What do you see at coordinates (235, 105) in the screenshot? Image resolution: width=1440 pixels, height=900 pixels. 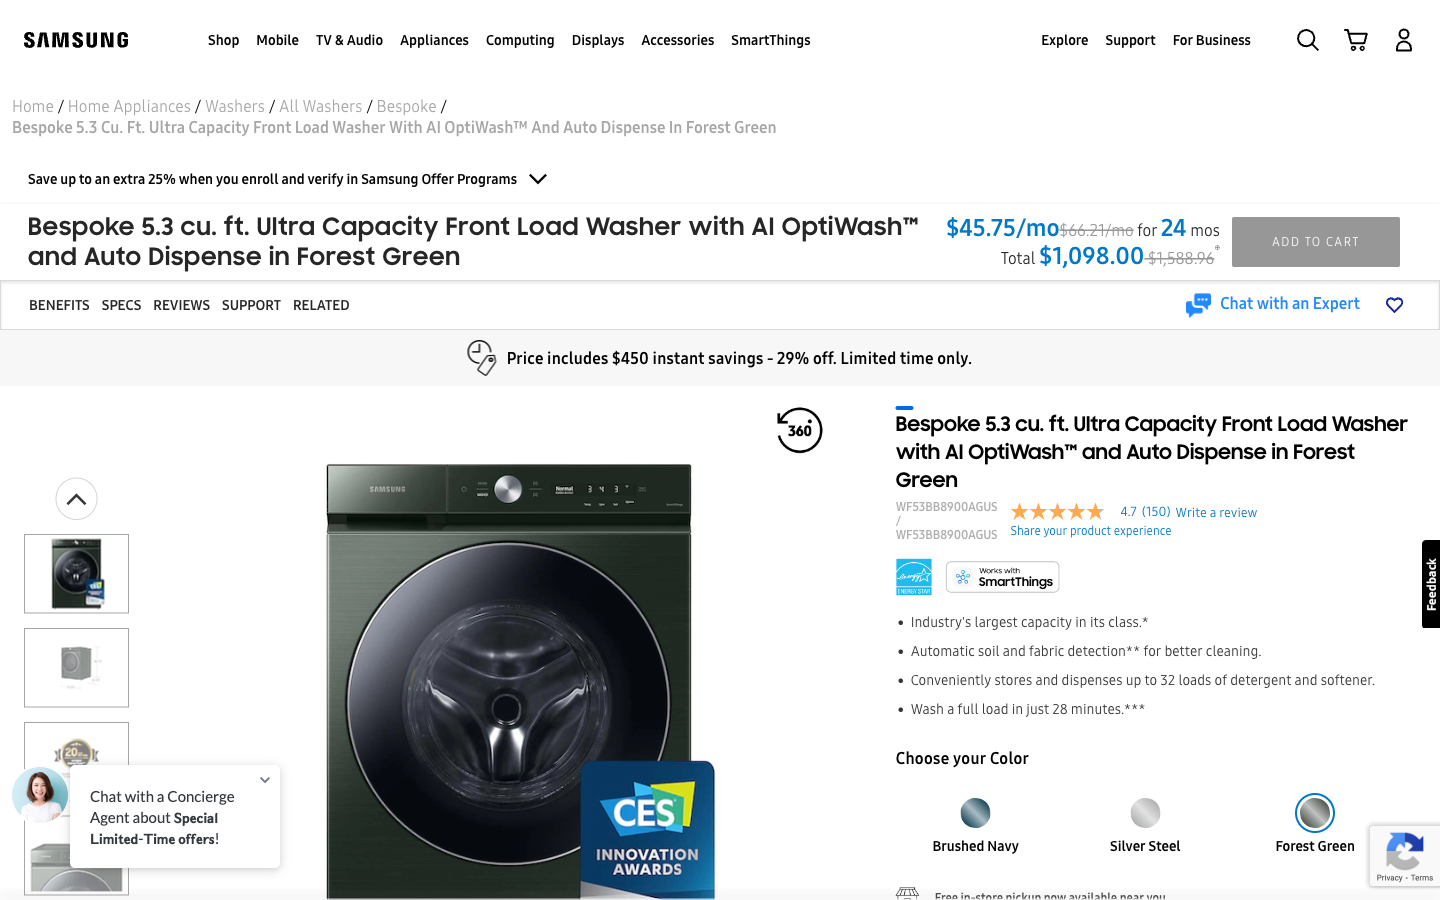 I see `Go two pages prior to view the entire washer selection` at bounding box center [235, 105].